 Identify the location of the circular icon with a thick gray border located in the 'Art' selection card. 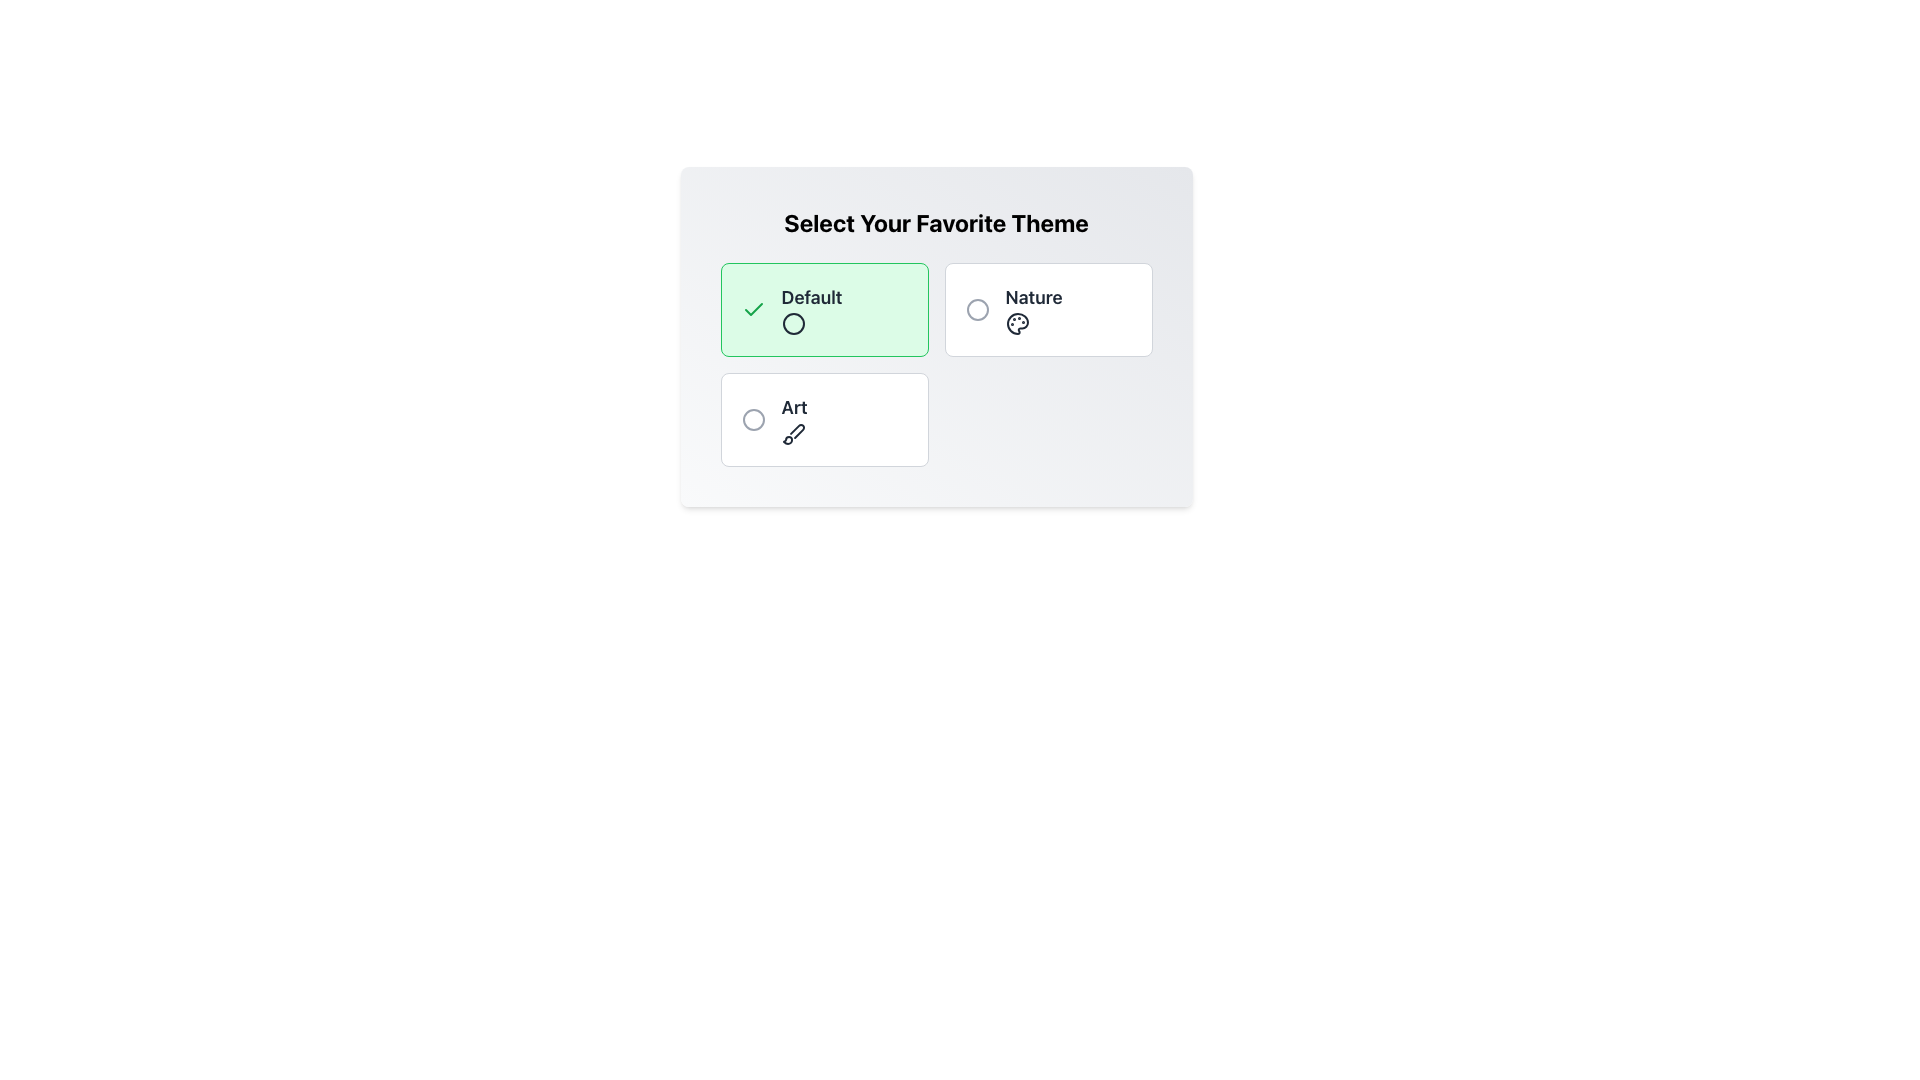
(752, 419).